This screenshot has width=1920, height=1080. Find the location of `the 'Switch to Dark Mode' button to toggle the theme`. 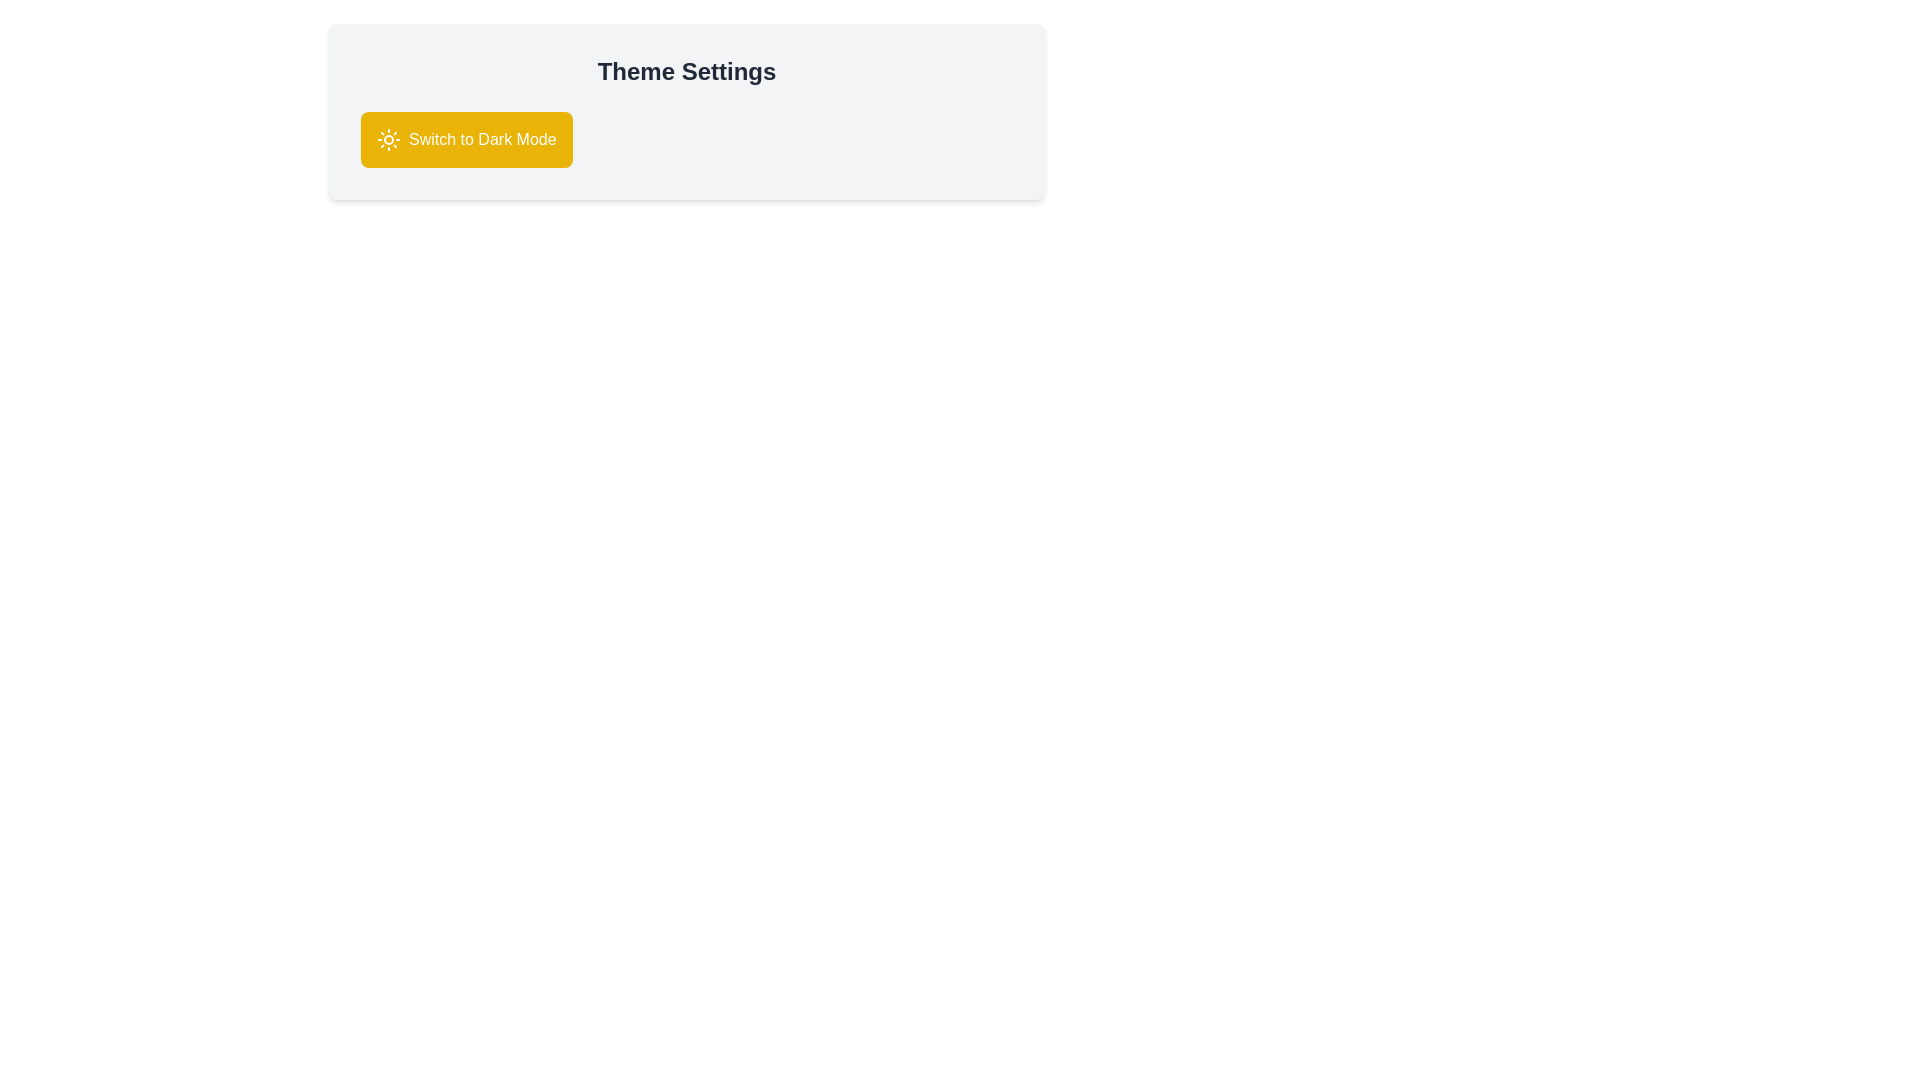

the 'Switch to Dark Mode' button to toggle the theme is located at coordinates (465, 138).